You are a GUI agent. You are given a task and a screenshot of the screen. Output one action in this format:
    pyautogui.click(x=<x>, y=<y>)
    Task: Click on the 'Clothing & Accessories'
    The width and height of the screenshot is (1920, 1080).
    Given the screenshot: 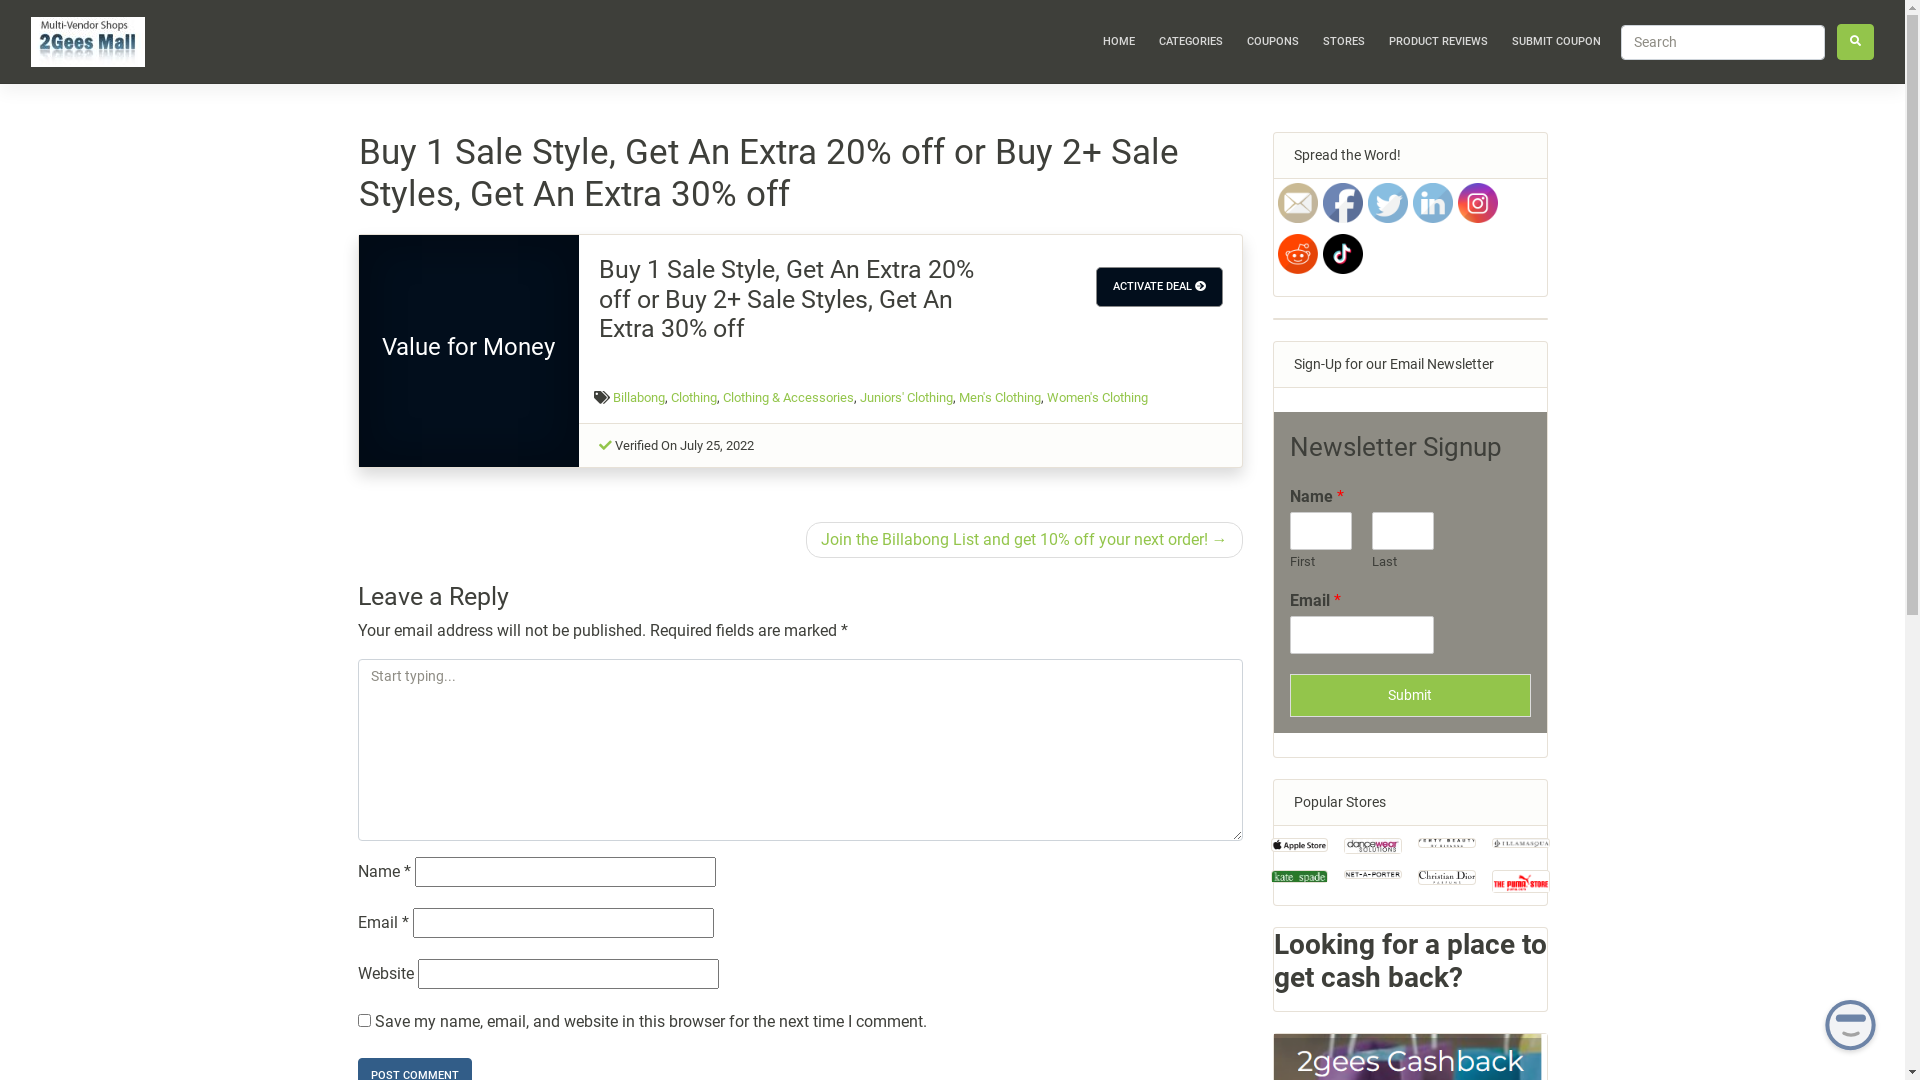 What is the action you would take?
    pyautogui.click(x=787, y=397)
    